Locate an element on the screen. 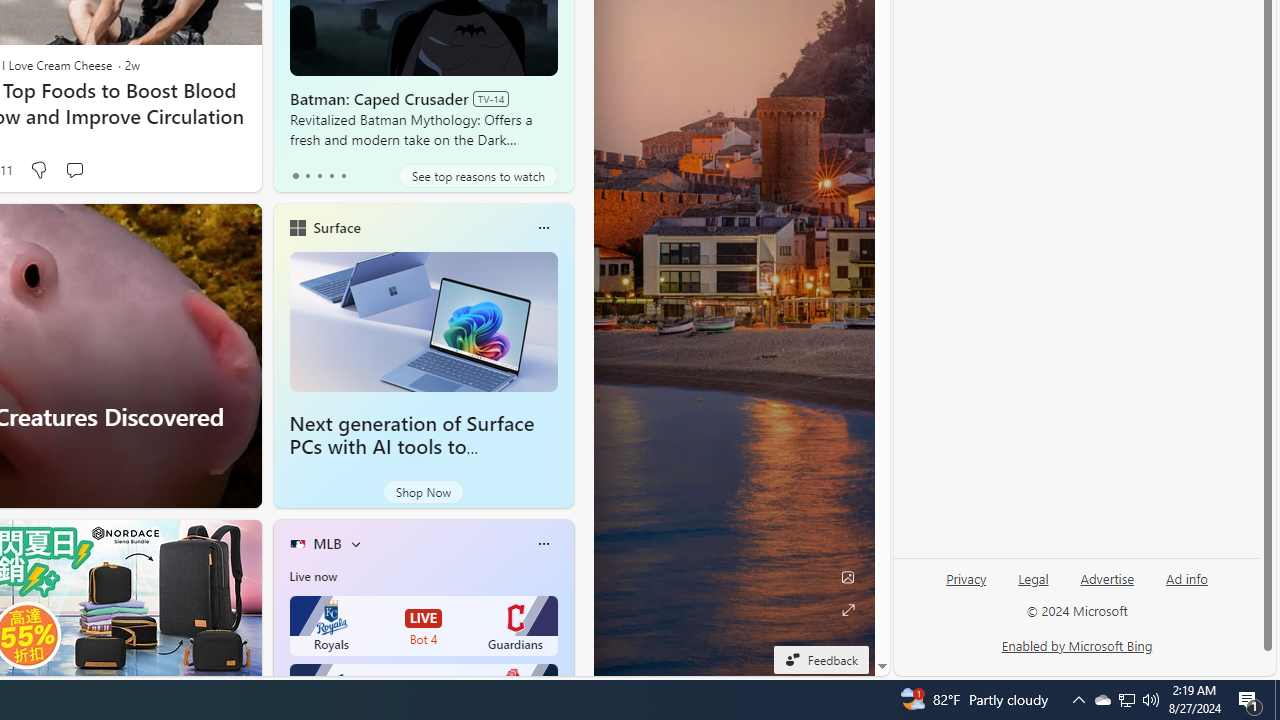  'tab-4' is located at coordinates (343, 175).